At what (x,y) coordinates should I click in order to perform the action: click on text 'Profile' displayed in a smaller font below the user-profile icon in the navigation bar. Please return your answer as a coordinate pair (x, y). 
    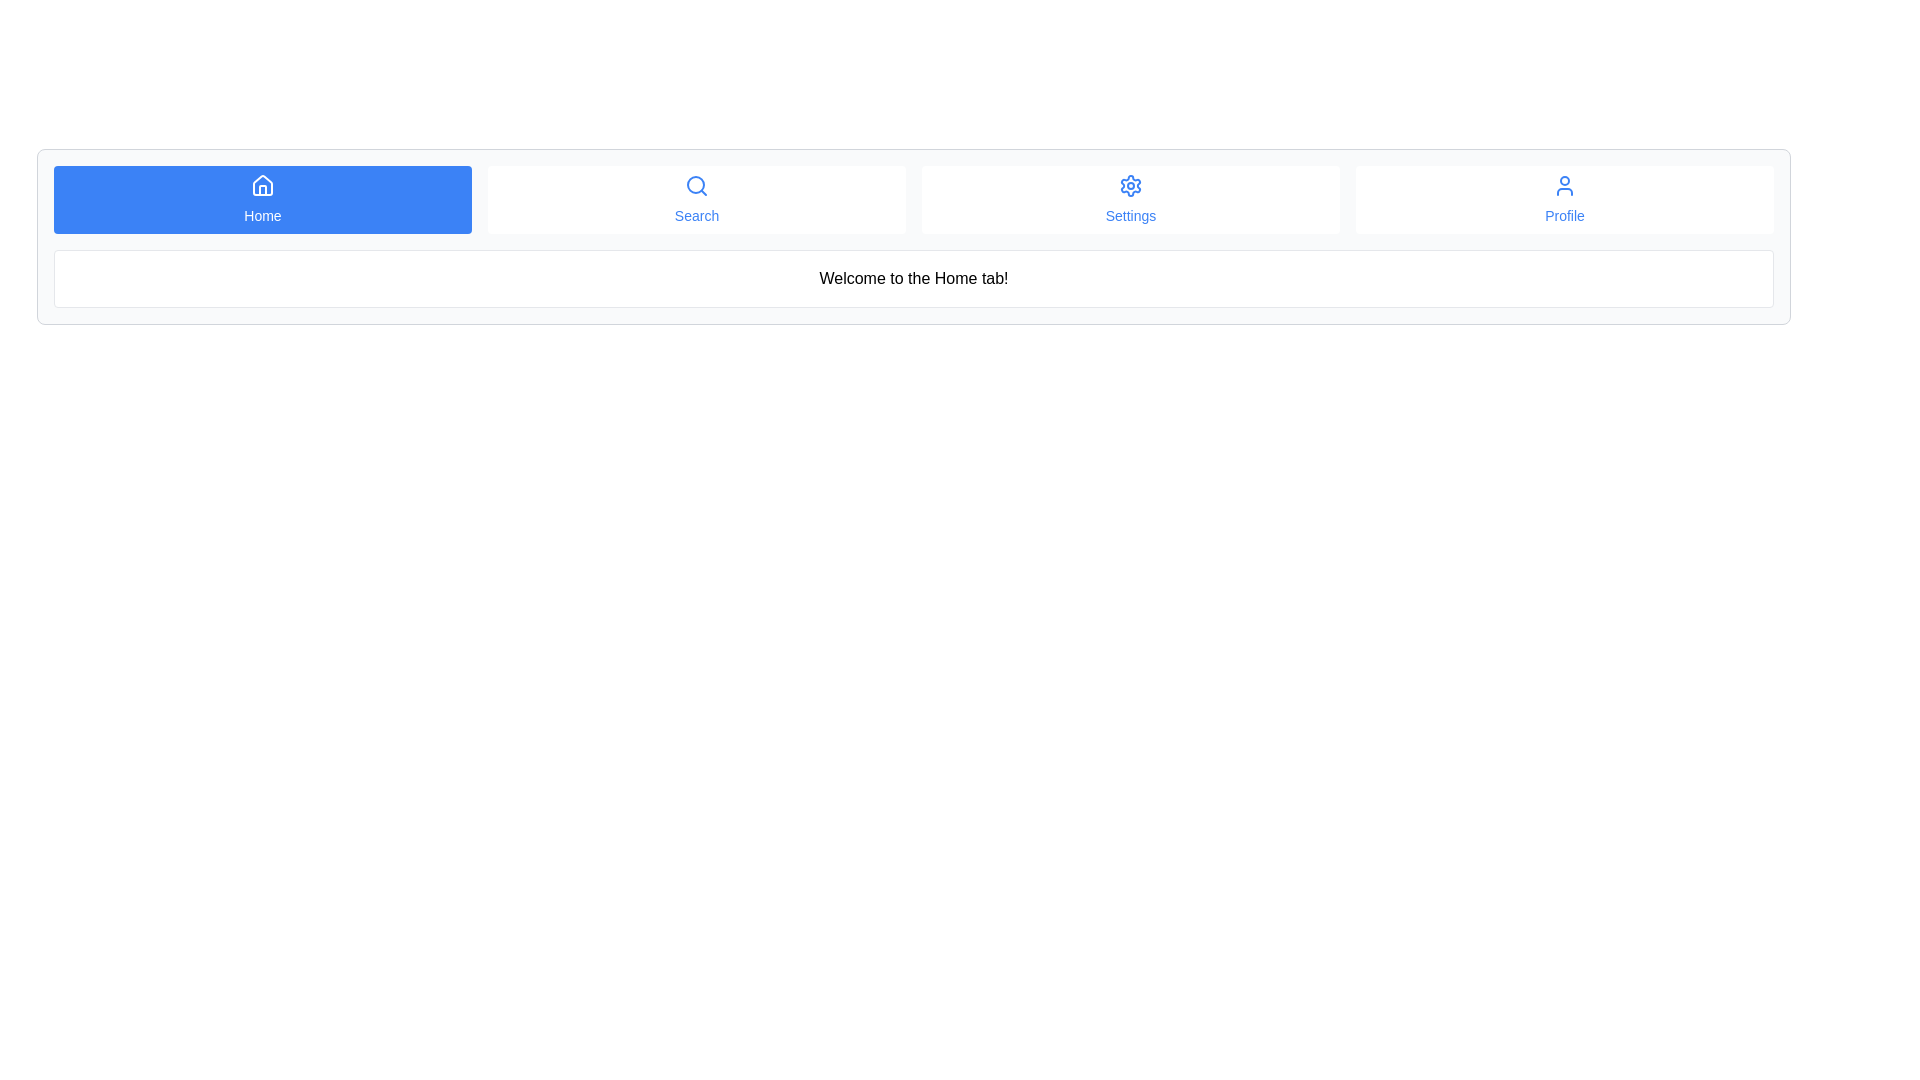
    Looking at the image, I should click on (1563, 216).